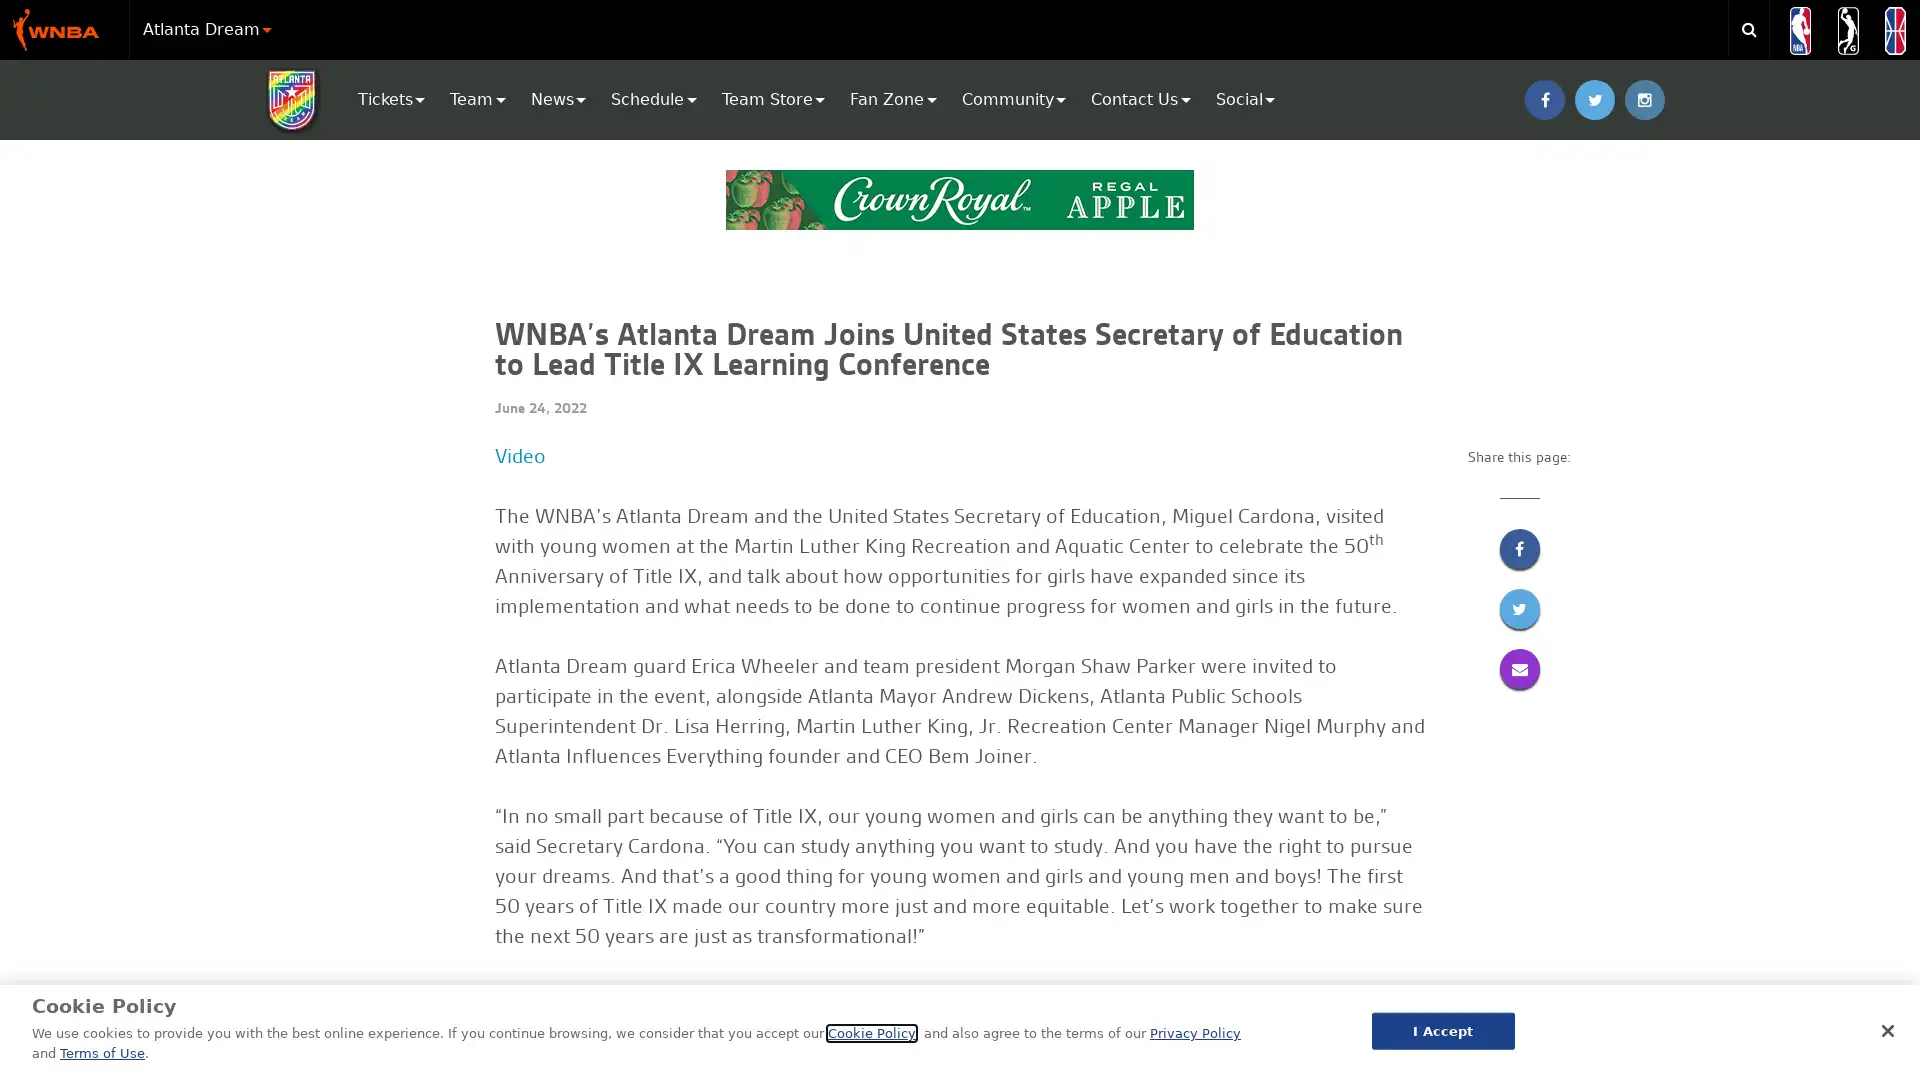 This screenshot has width=1920, height=1080. Describe the element at coordinates (1442, 1030) in the screenshot. I see `I Accept` at that location.